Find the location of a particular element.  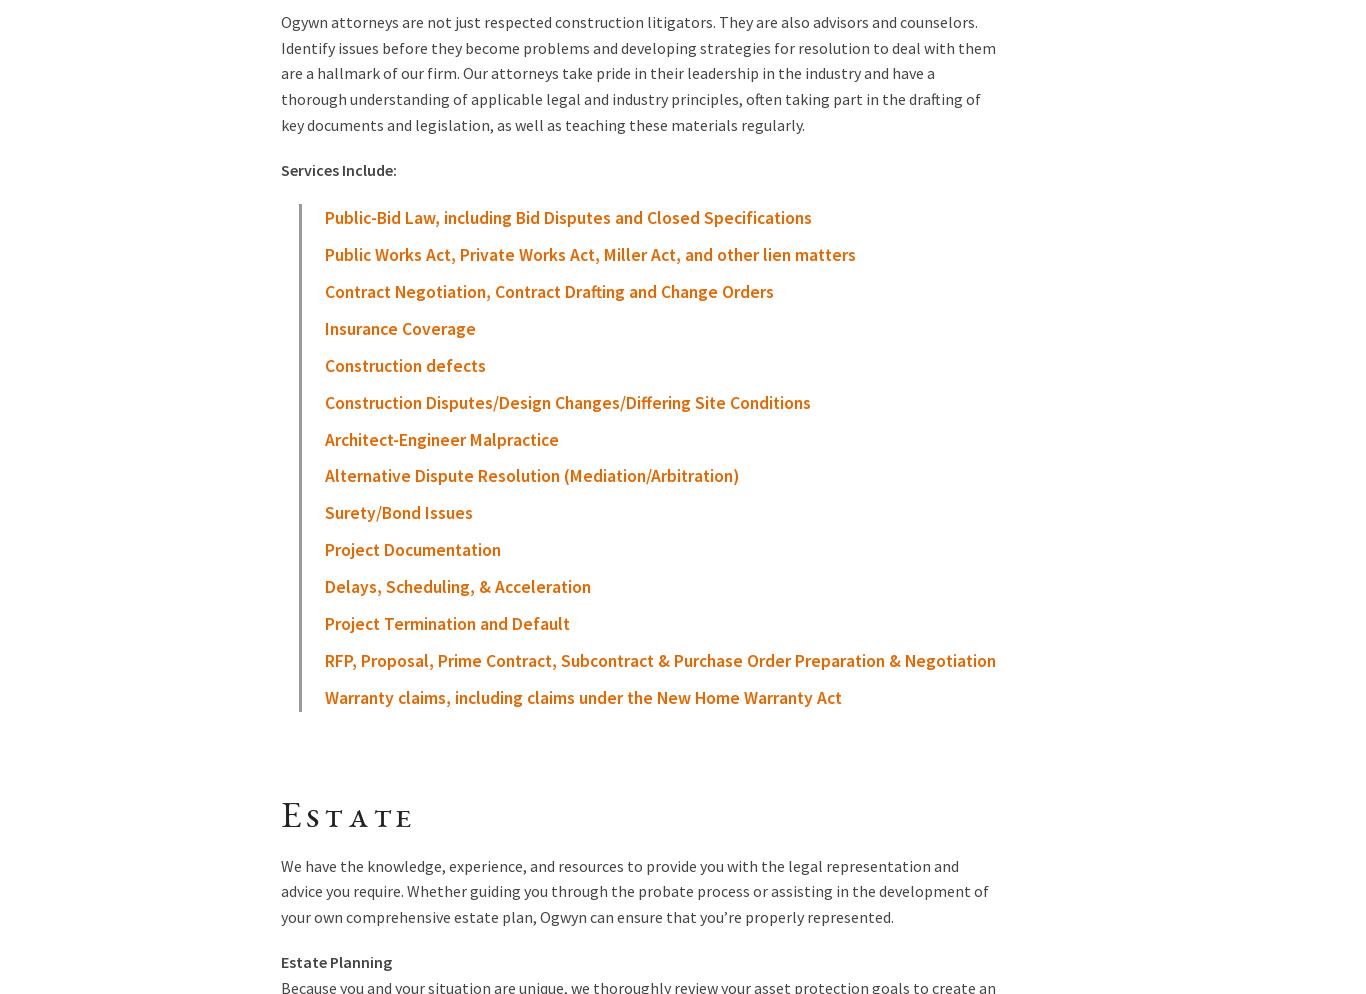

'Alternative Dispute Resolution (Mediation/Arbitration)' is located at coordinates (530, 475).